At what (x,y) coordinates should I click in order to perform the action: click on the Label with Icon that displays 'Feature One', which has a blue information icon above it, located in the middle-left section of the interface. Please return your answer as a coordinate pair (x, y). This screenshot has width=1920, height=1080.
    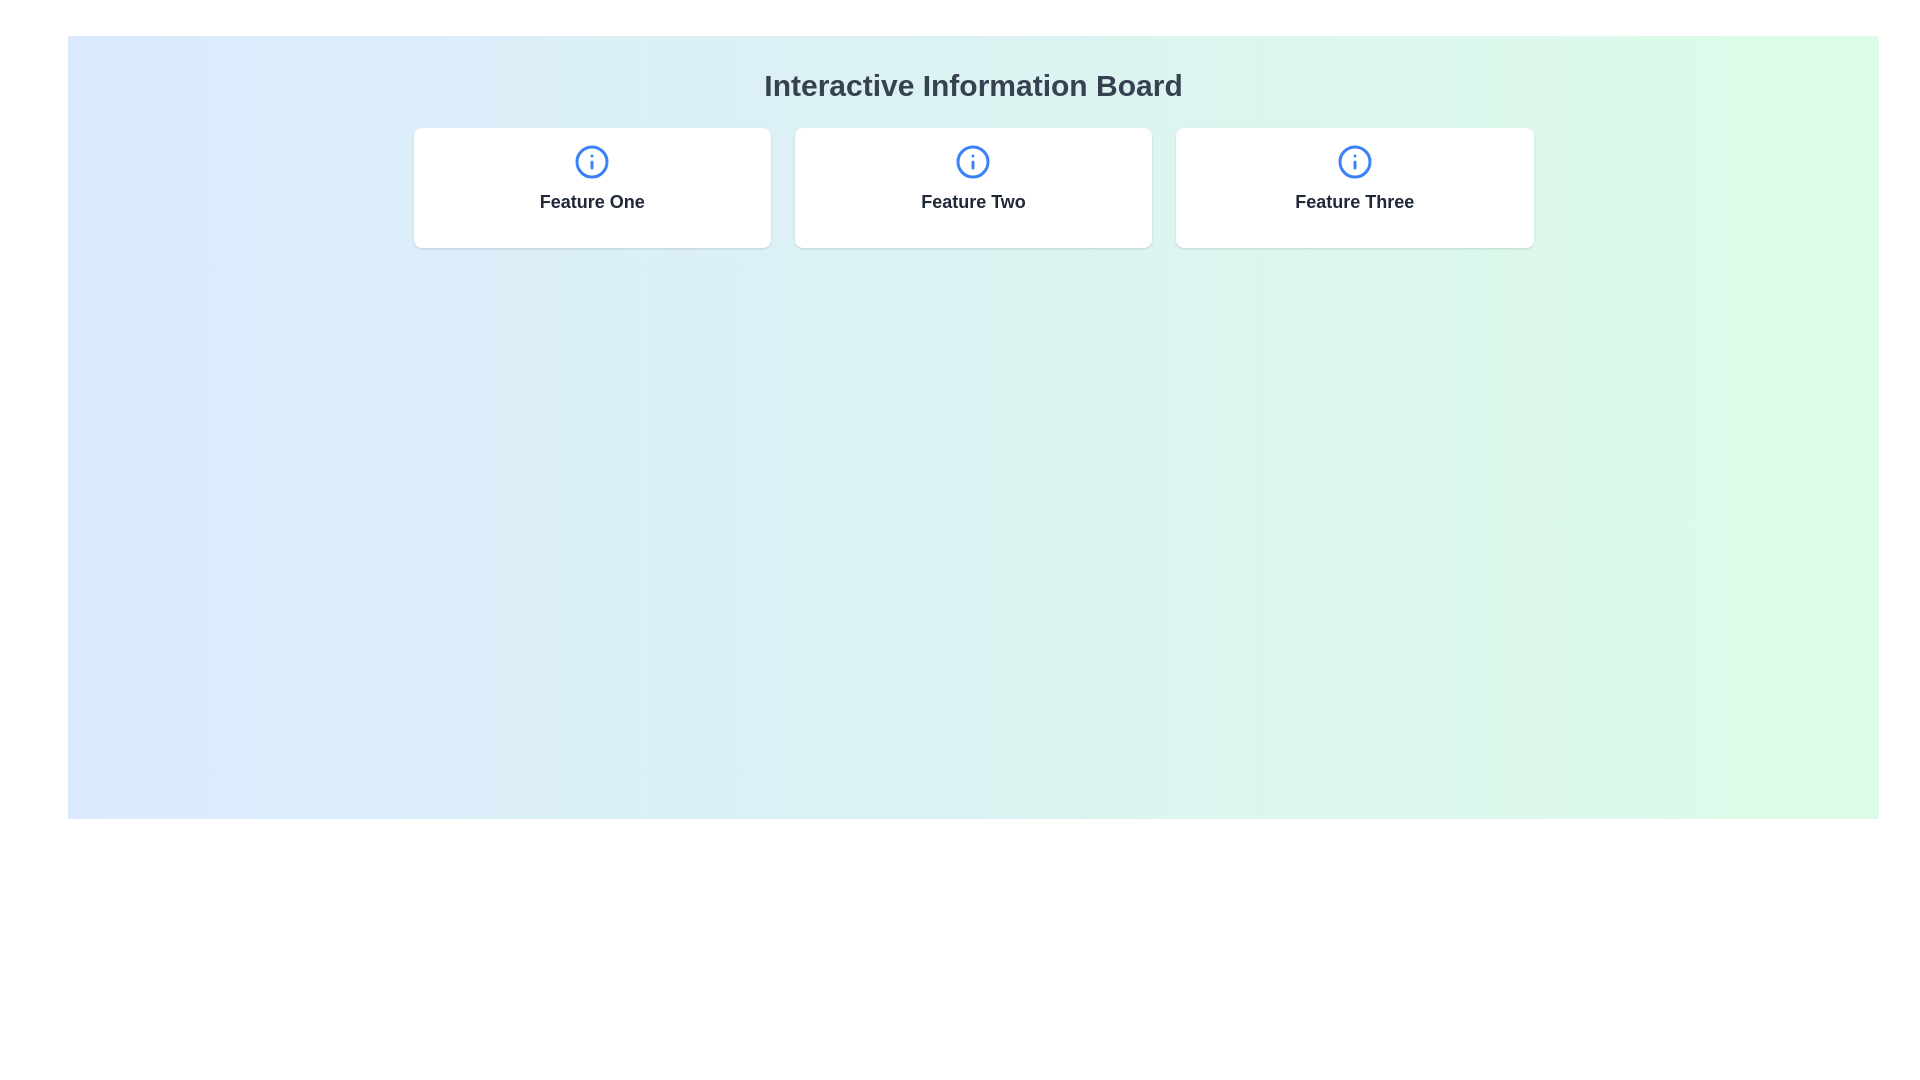
    Looking at the image, I should click on (591, 180).